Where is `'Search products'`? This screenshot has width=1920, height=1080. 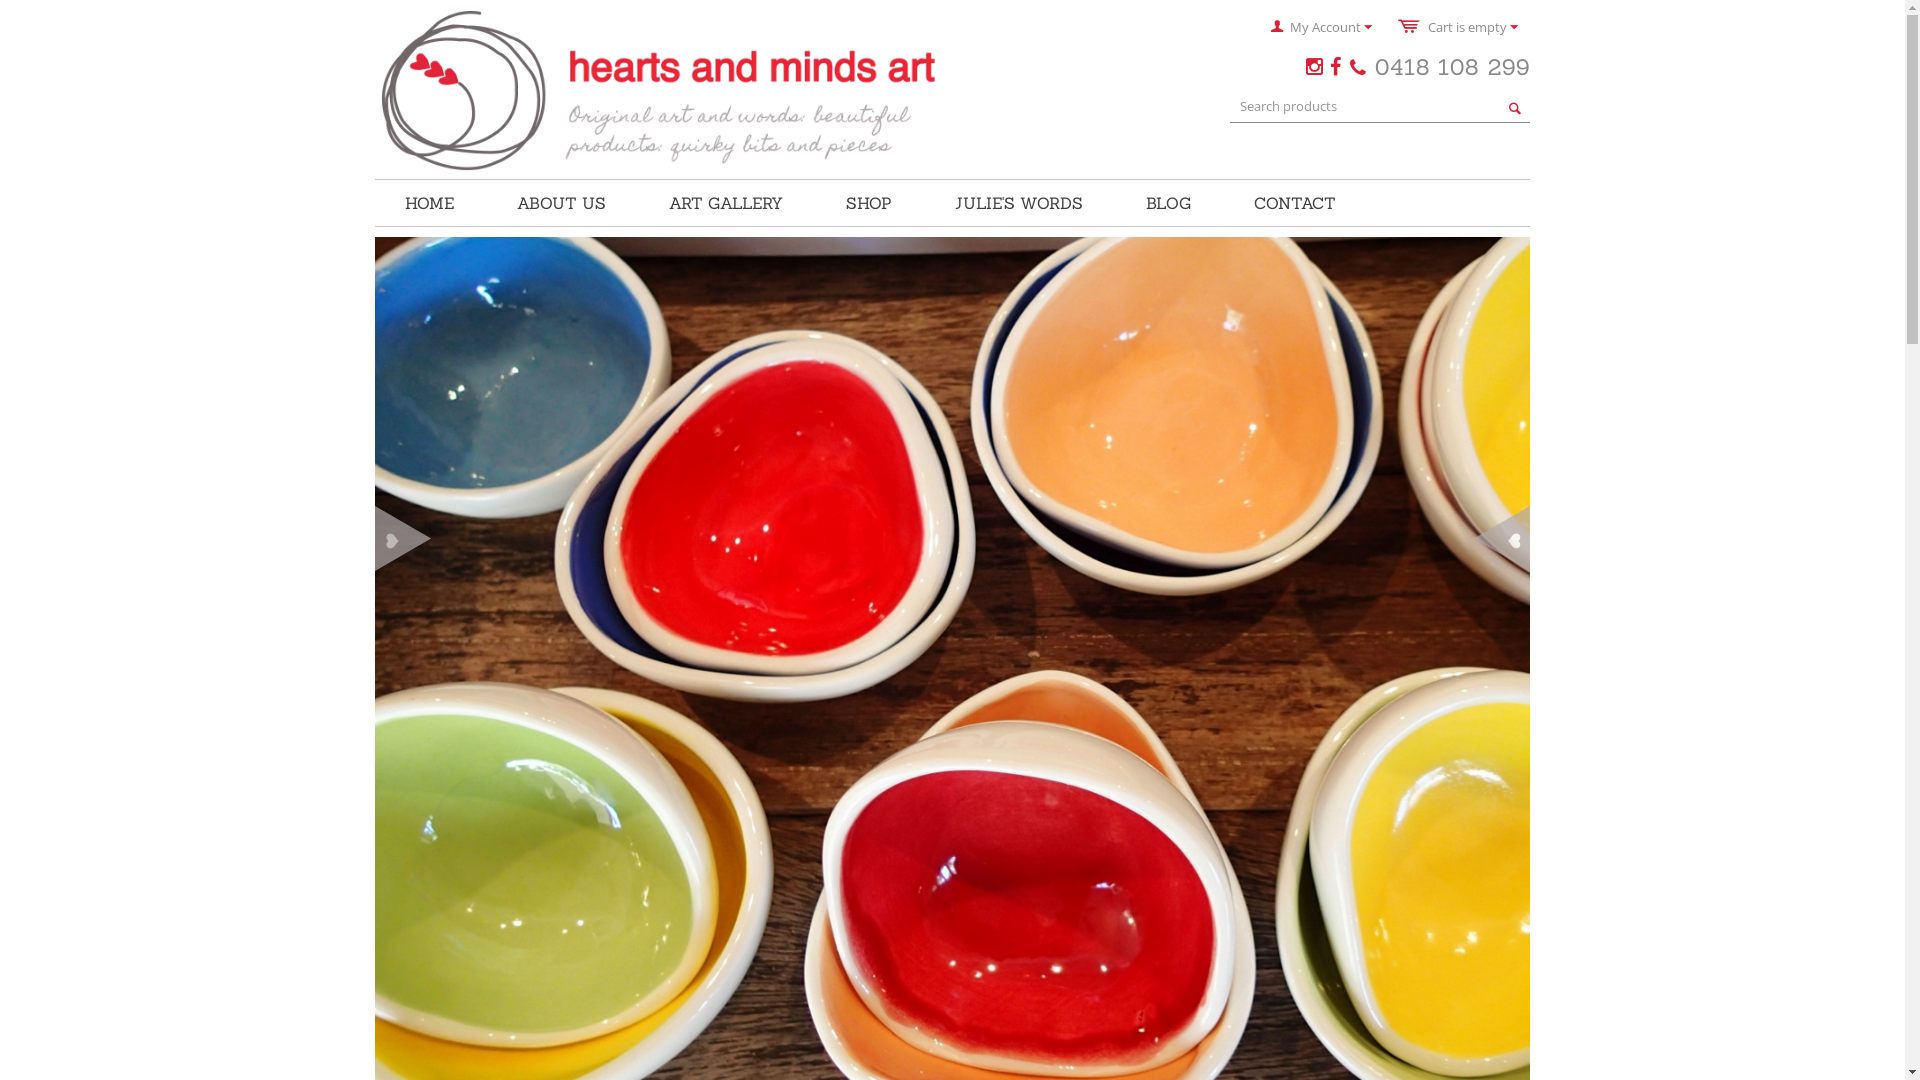
'Search products' is located at coordinates (1379, 106).